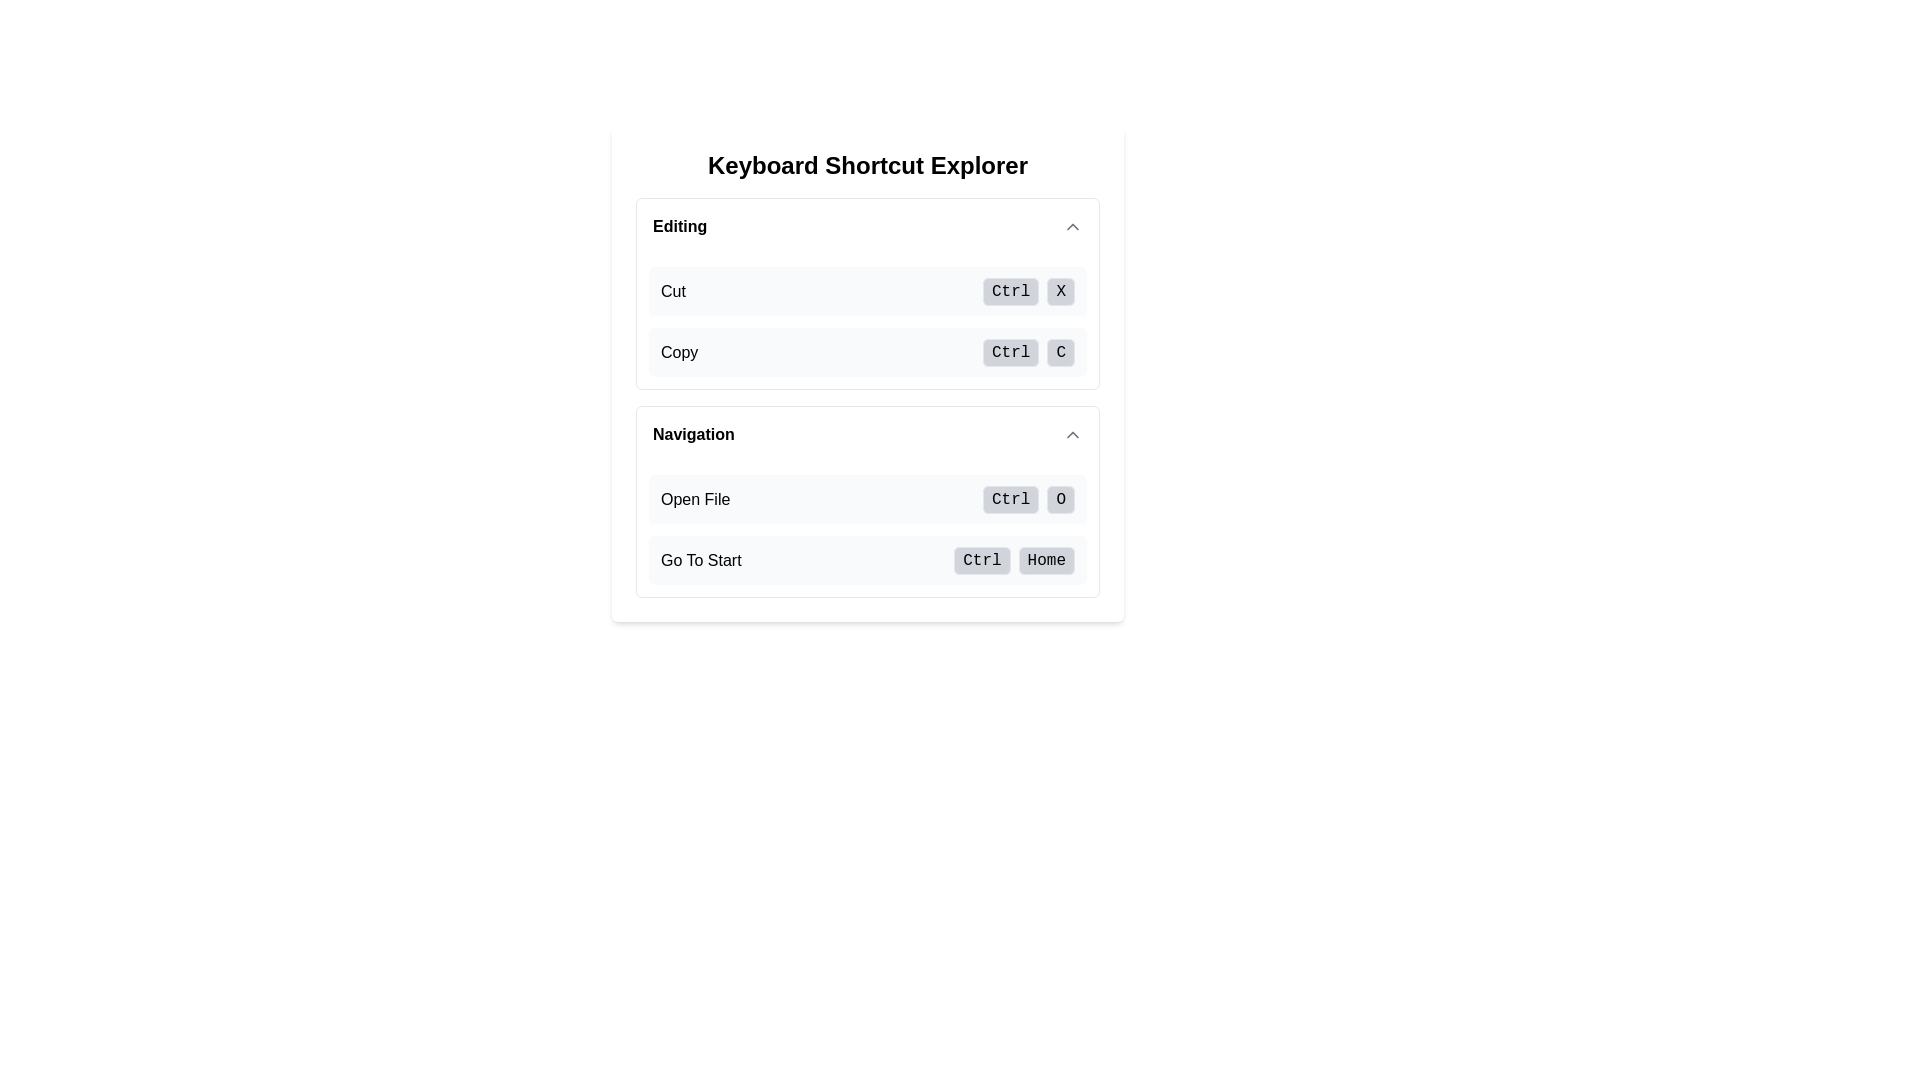 The height and width of the screenshot is (1080, 1920). Describe the element at coordinates (1045, 560) in the screenshot. I see `the content of the 'Home' key text label styled as a button, which is located to the right of the 'Ctrl' label in the 'Go To Start' row of the 'Navigation' section` at that location.